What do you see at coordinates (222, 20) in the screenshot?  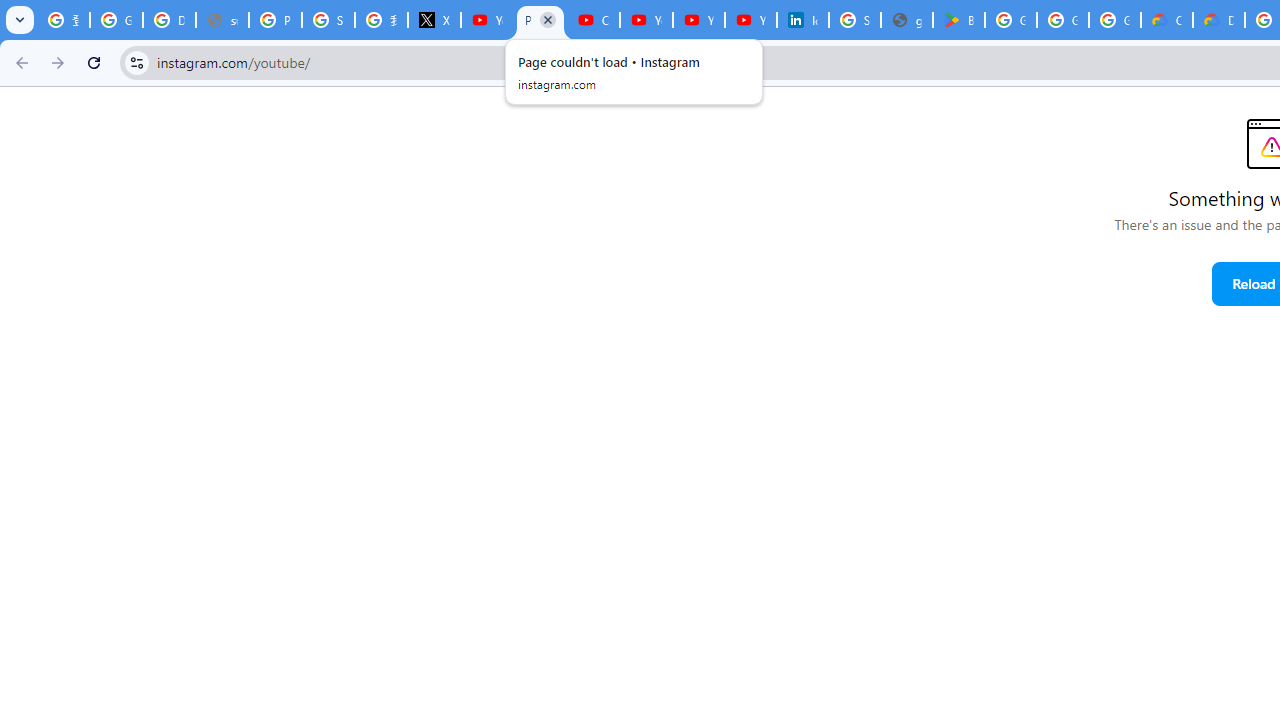 I see `'support.google.com - Network error'` at bounding box center [222, 20].